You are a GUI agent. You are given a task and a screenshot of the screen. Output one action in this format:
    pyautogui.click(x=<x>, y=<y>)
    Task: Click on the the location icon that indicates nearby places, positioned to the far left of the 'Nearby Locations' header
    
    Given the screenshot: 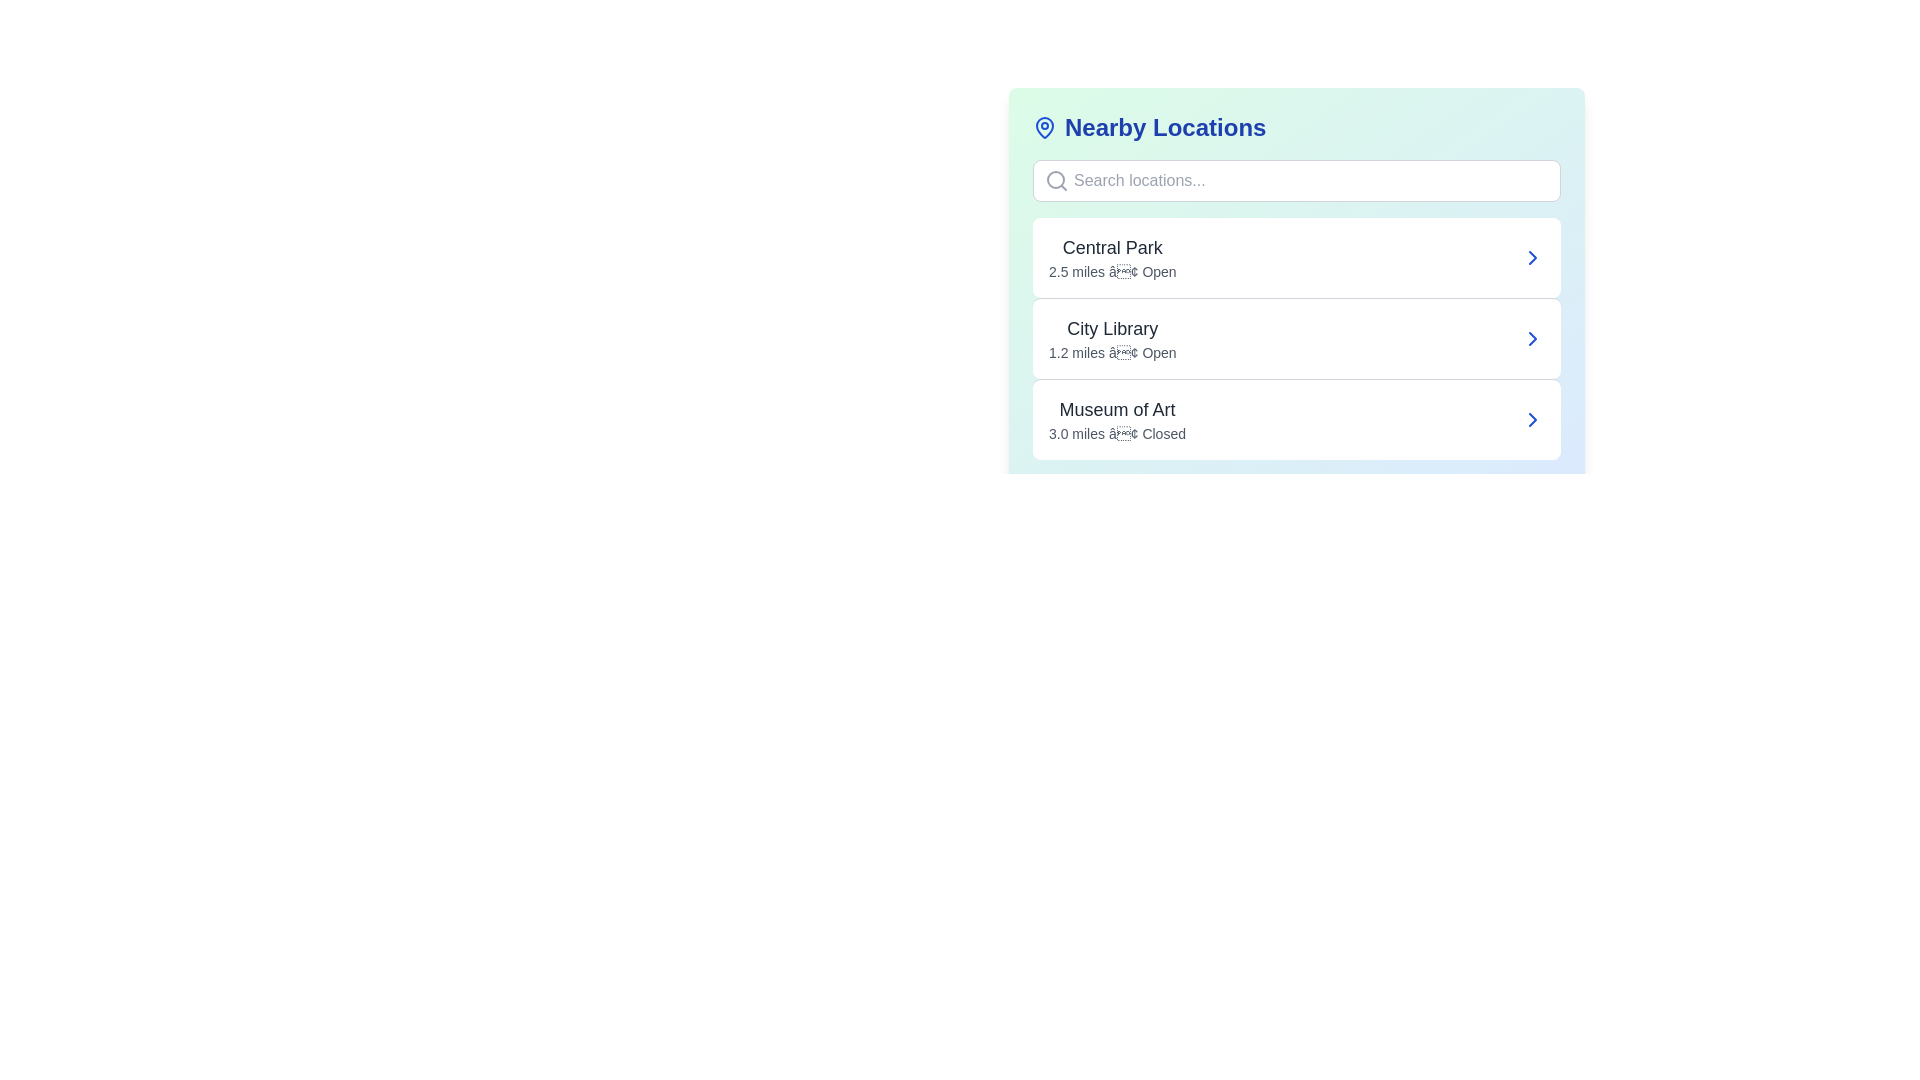 What is the action you would take?
    pyautogui.click(x=1044, y=127)
    